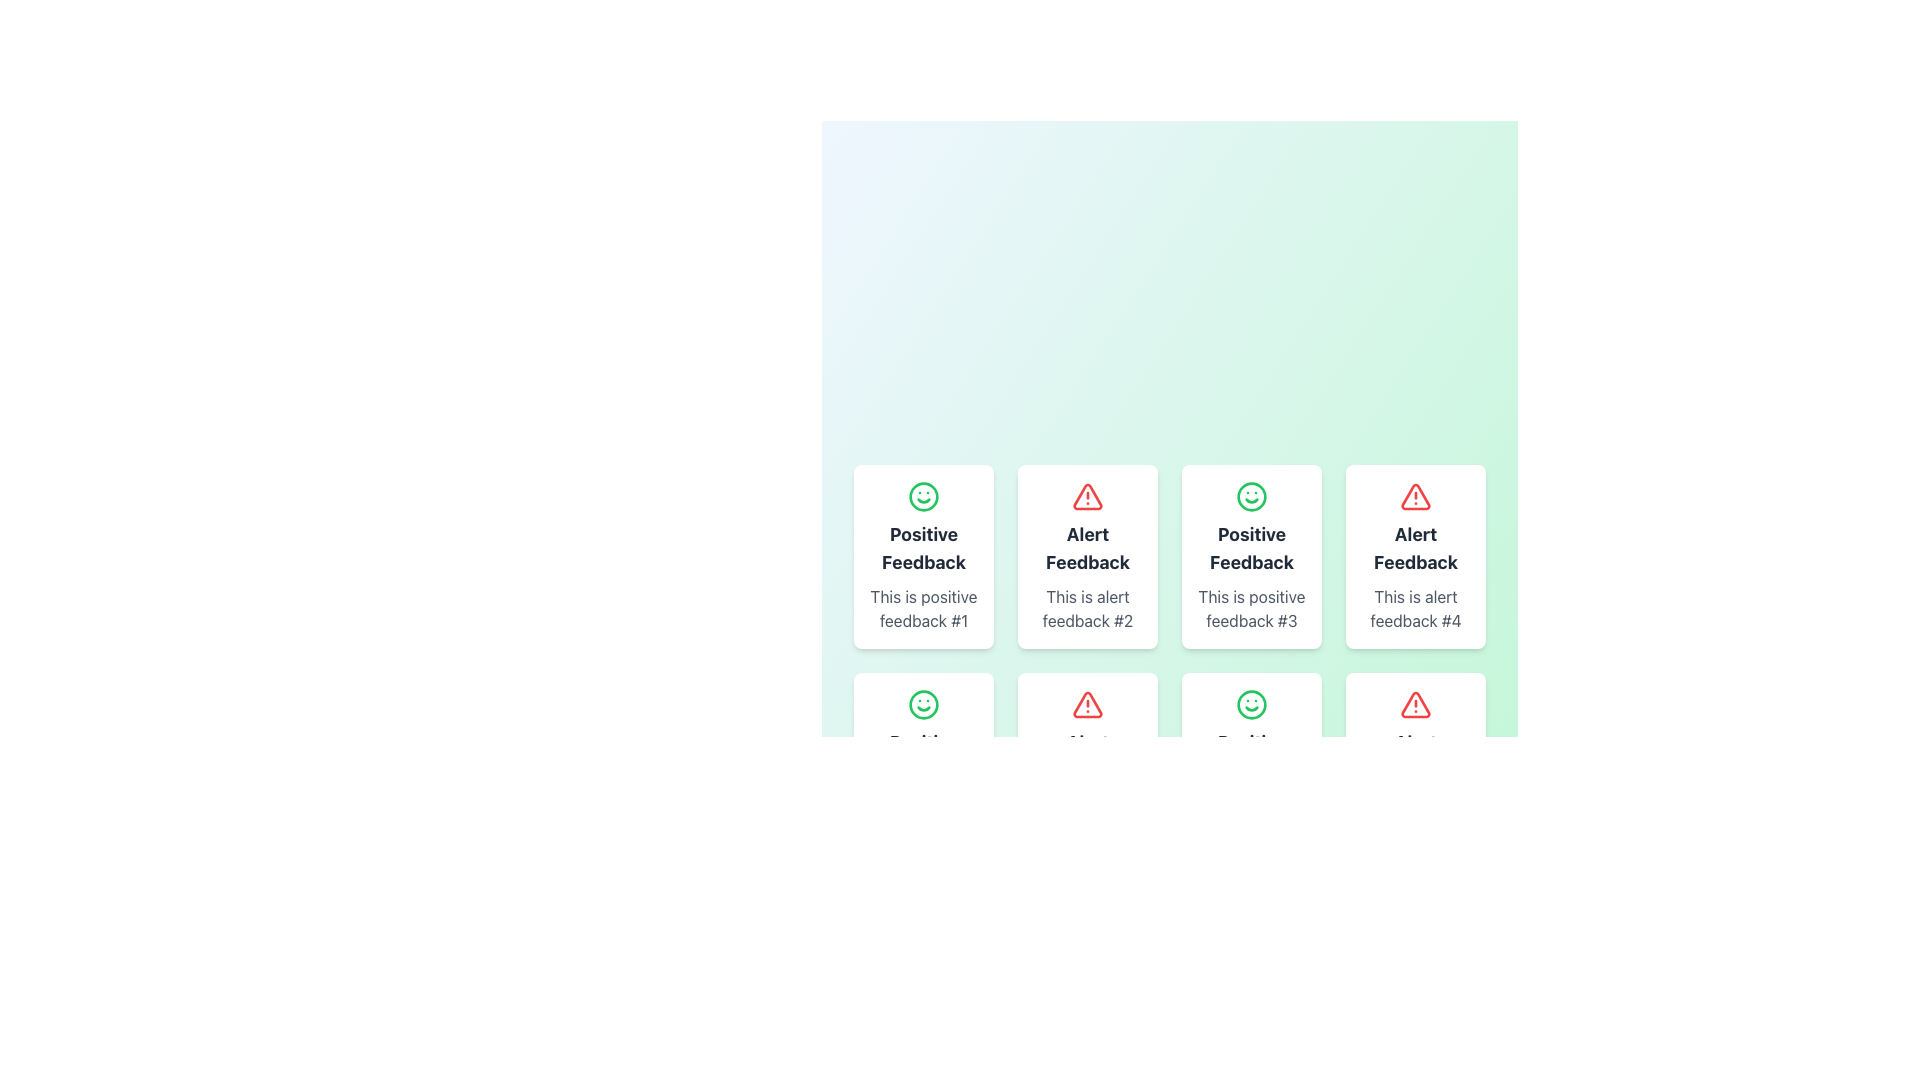  Describe the element at coordinates (1087, 548) in the screenshot. I see `text label 'Alert Feedback' which is styled in bold, center-aligned typography and positioned below an icon in a grid layout` at that location.